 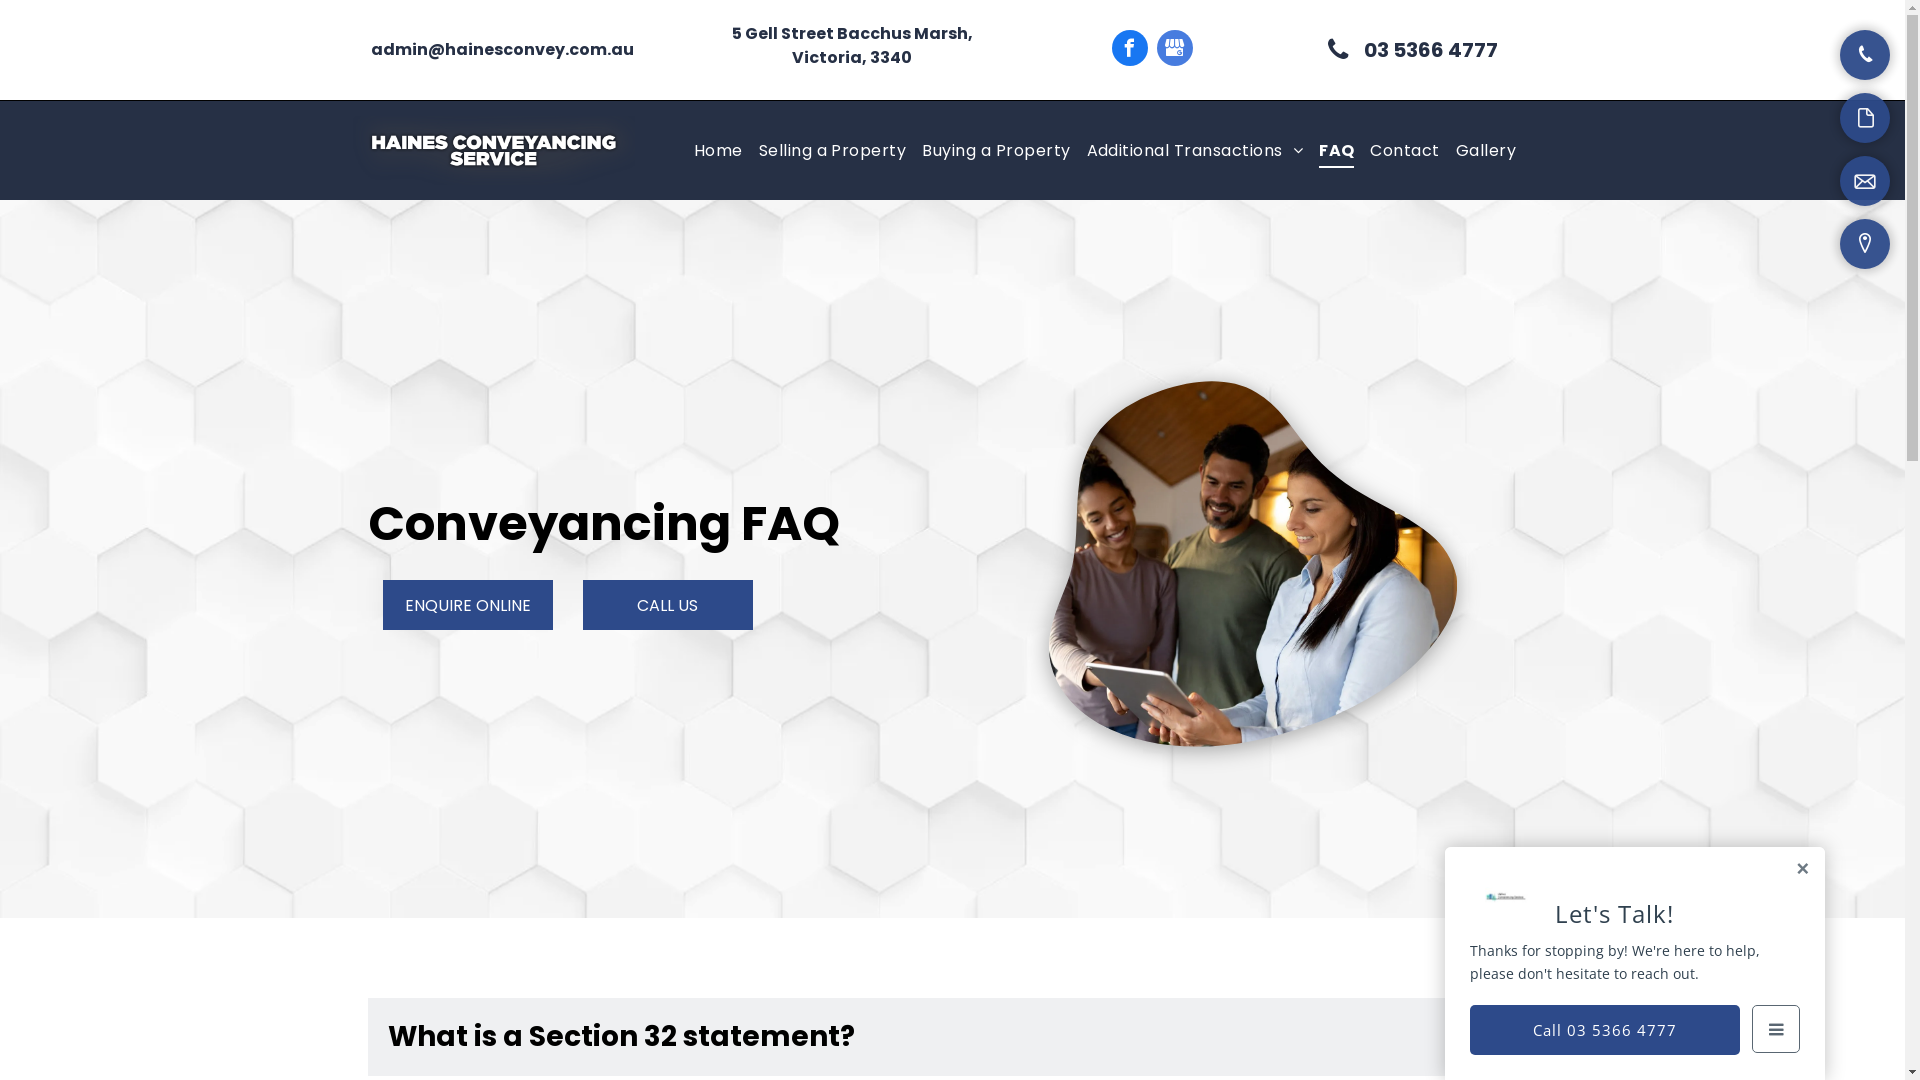 What do you see at coordinates (1194, 149) in the screenshot?
I see `'Additional Transactions'` at bounding box center [1194, 149].